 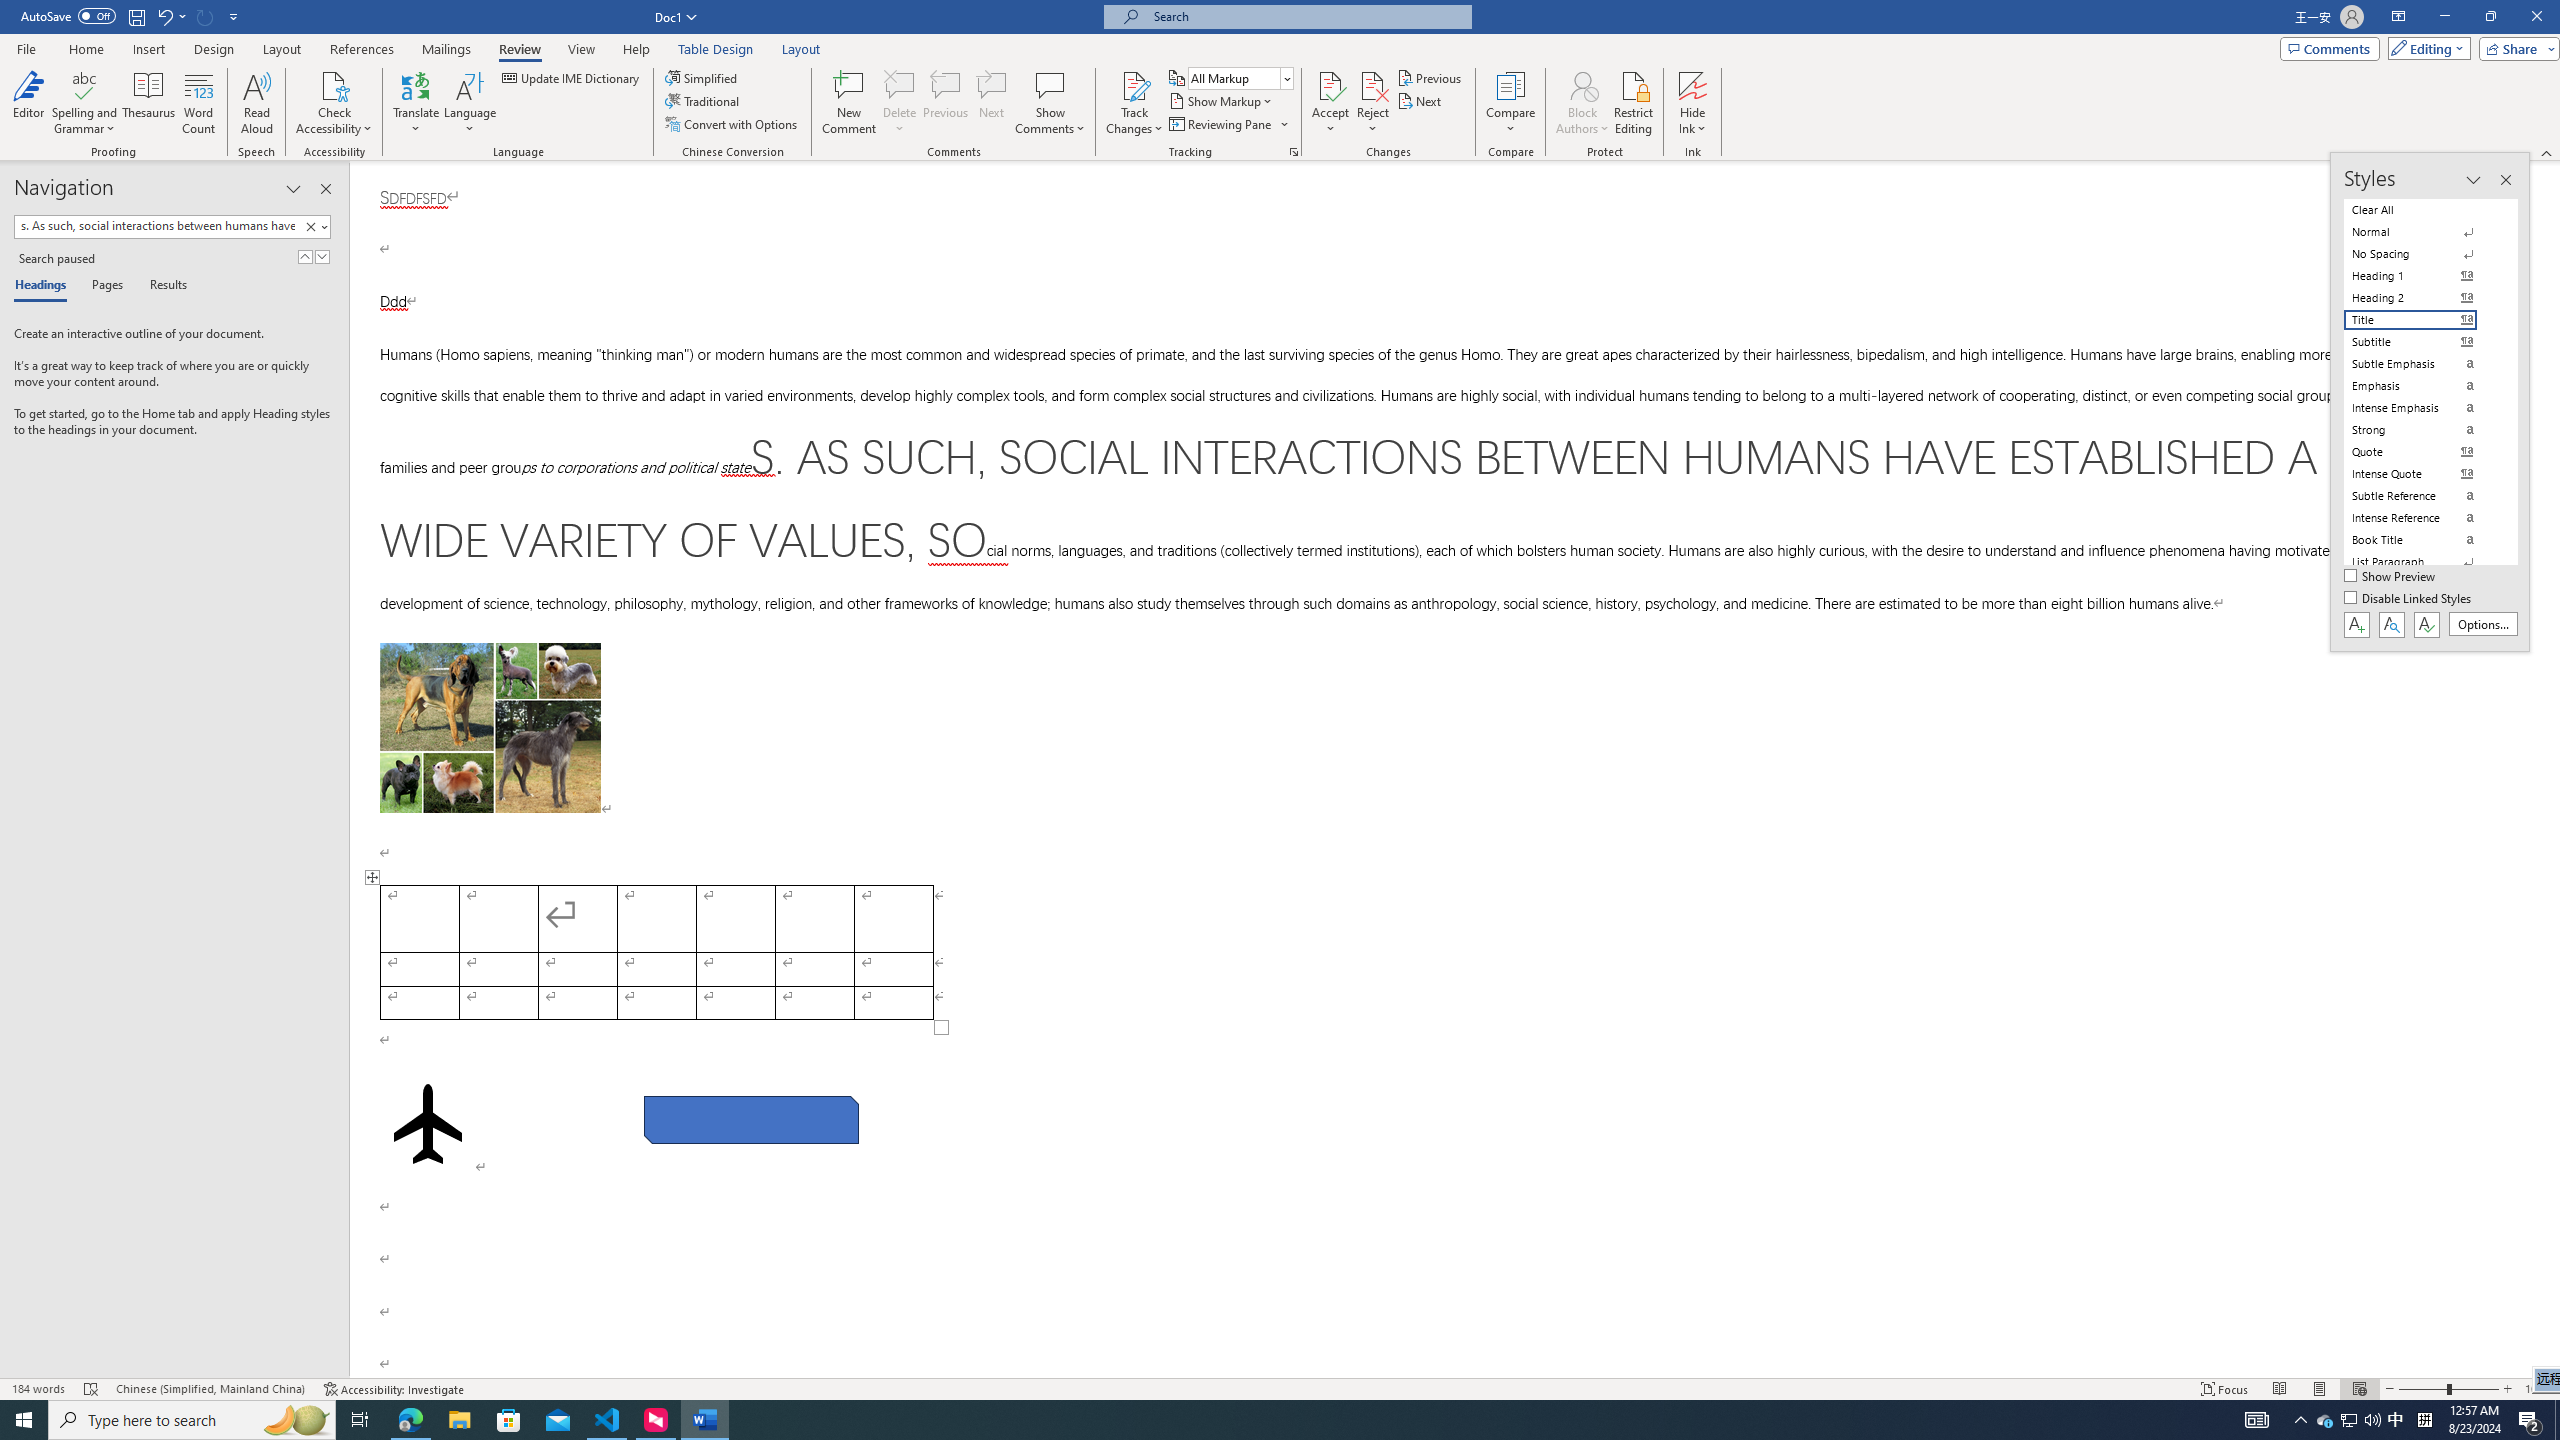 I want to click on 'Show Preview', so click(x=2392, y=577).